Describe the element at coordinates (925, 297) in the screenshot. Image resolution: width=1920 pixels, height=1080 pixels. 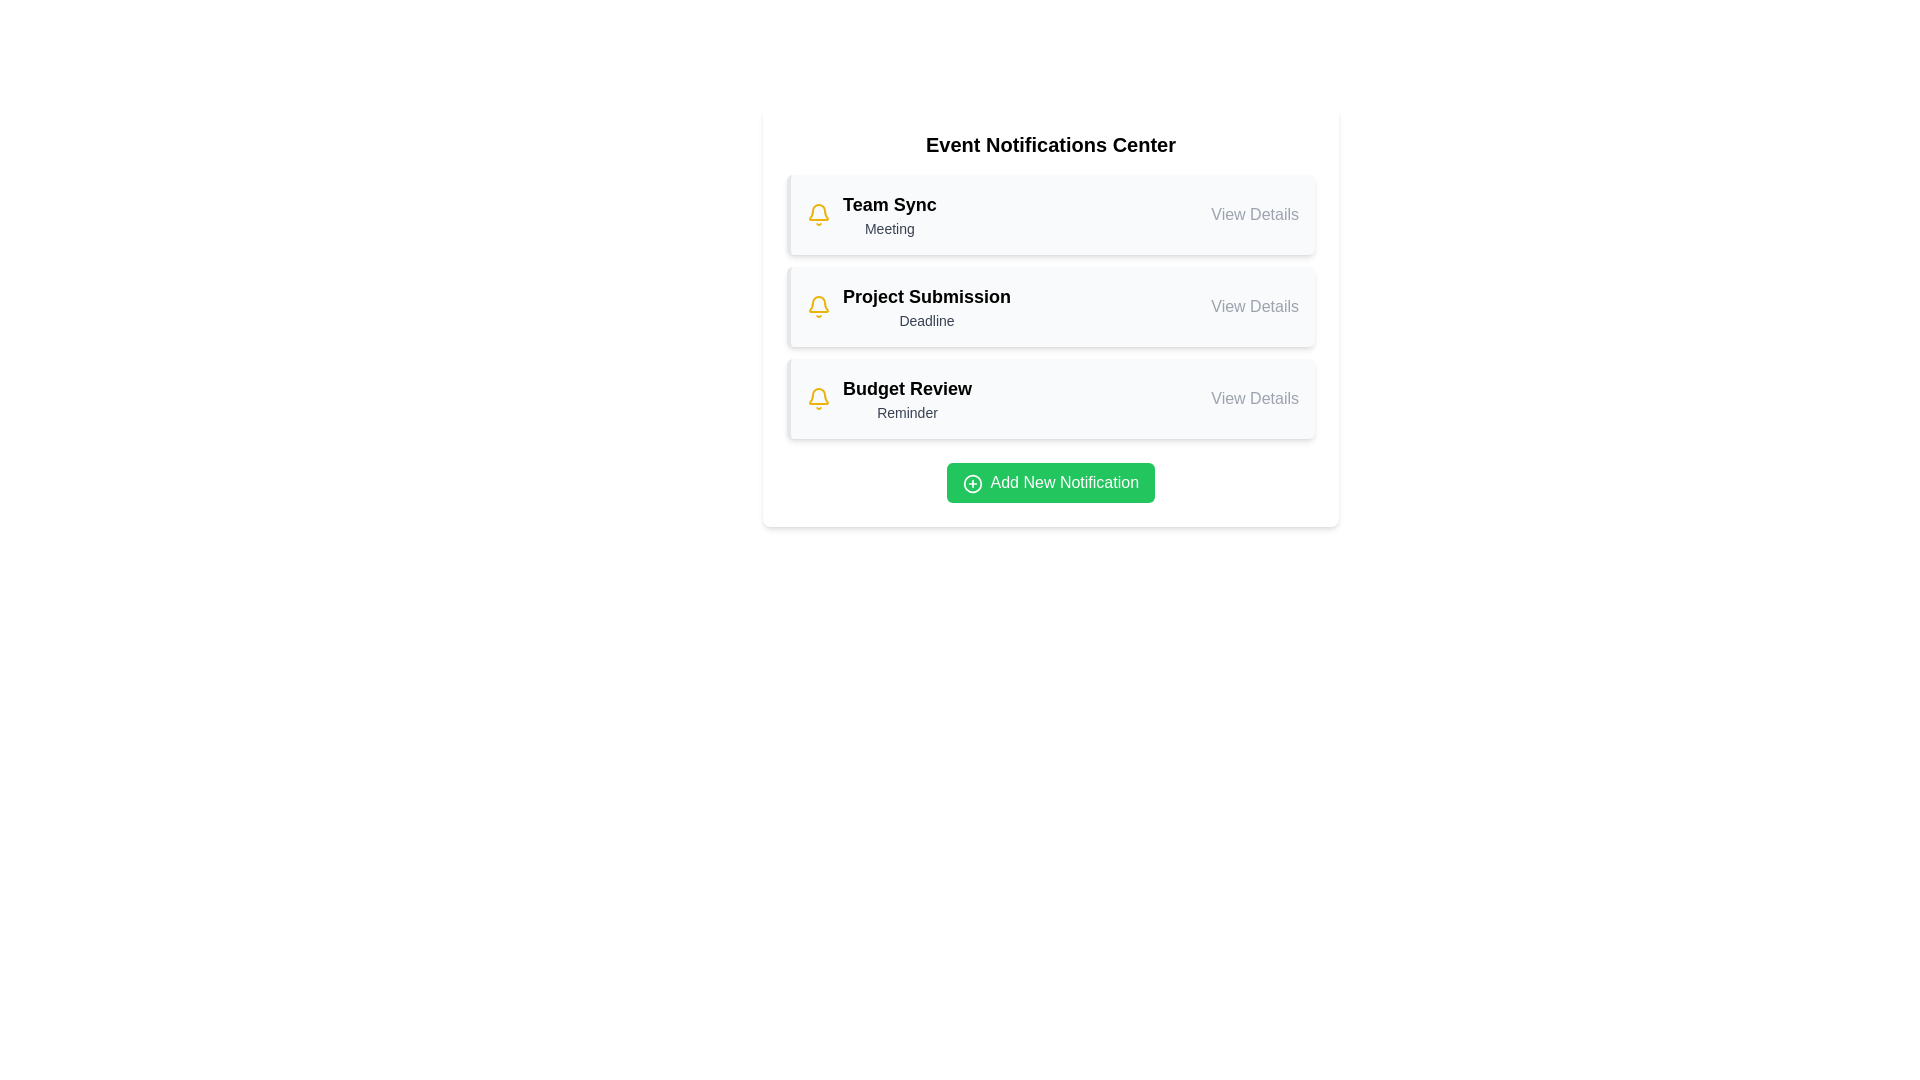
I see `the 'Project Submission' text label` at that location.